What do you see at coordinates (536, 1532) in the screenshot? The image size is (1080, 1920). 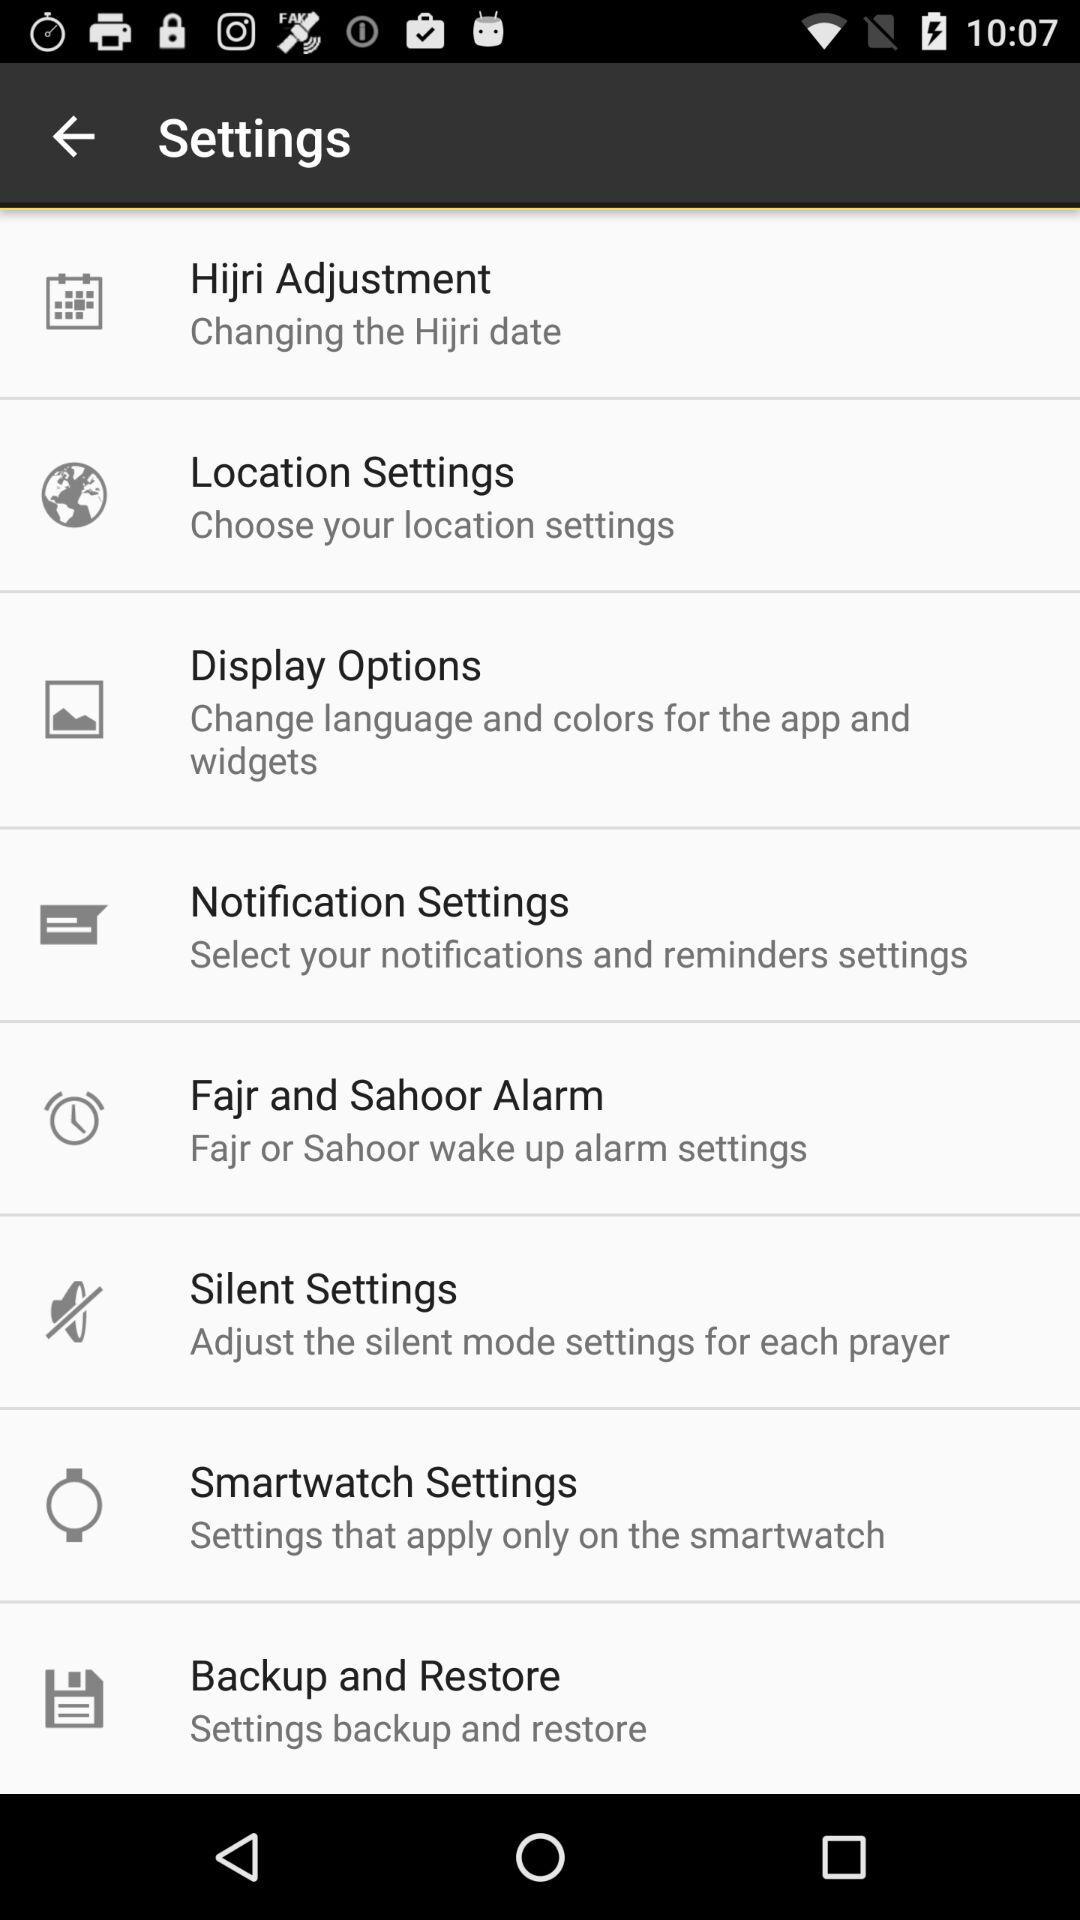 I see `icon below the smartwatch settings app` at bounding box center [536, 1532].